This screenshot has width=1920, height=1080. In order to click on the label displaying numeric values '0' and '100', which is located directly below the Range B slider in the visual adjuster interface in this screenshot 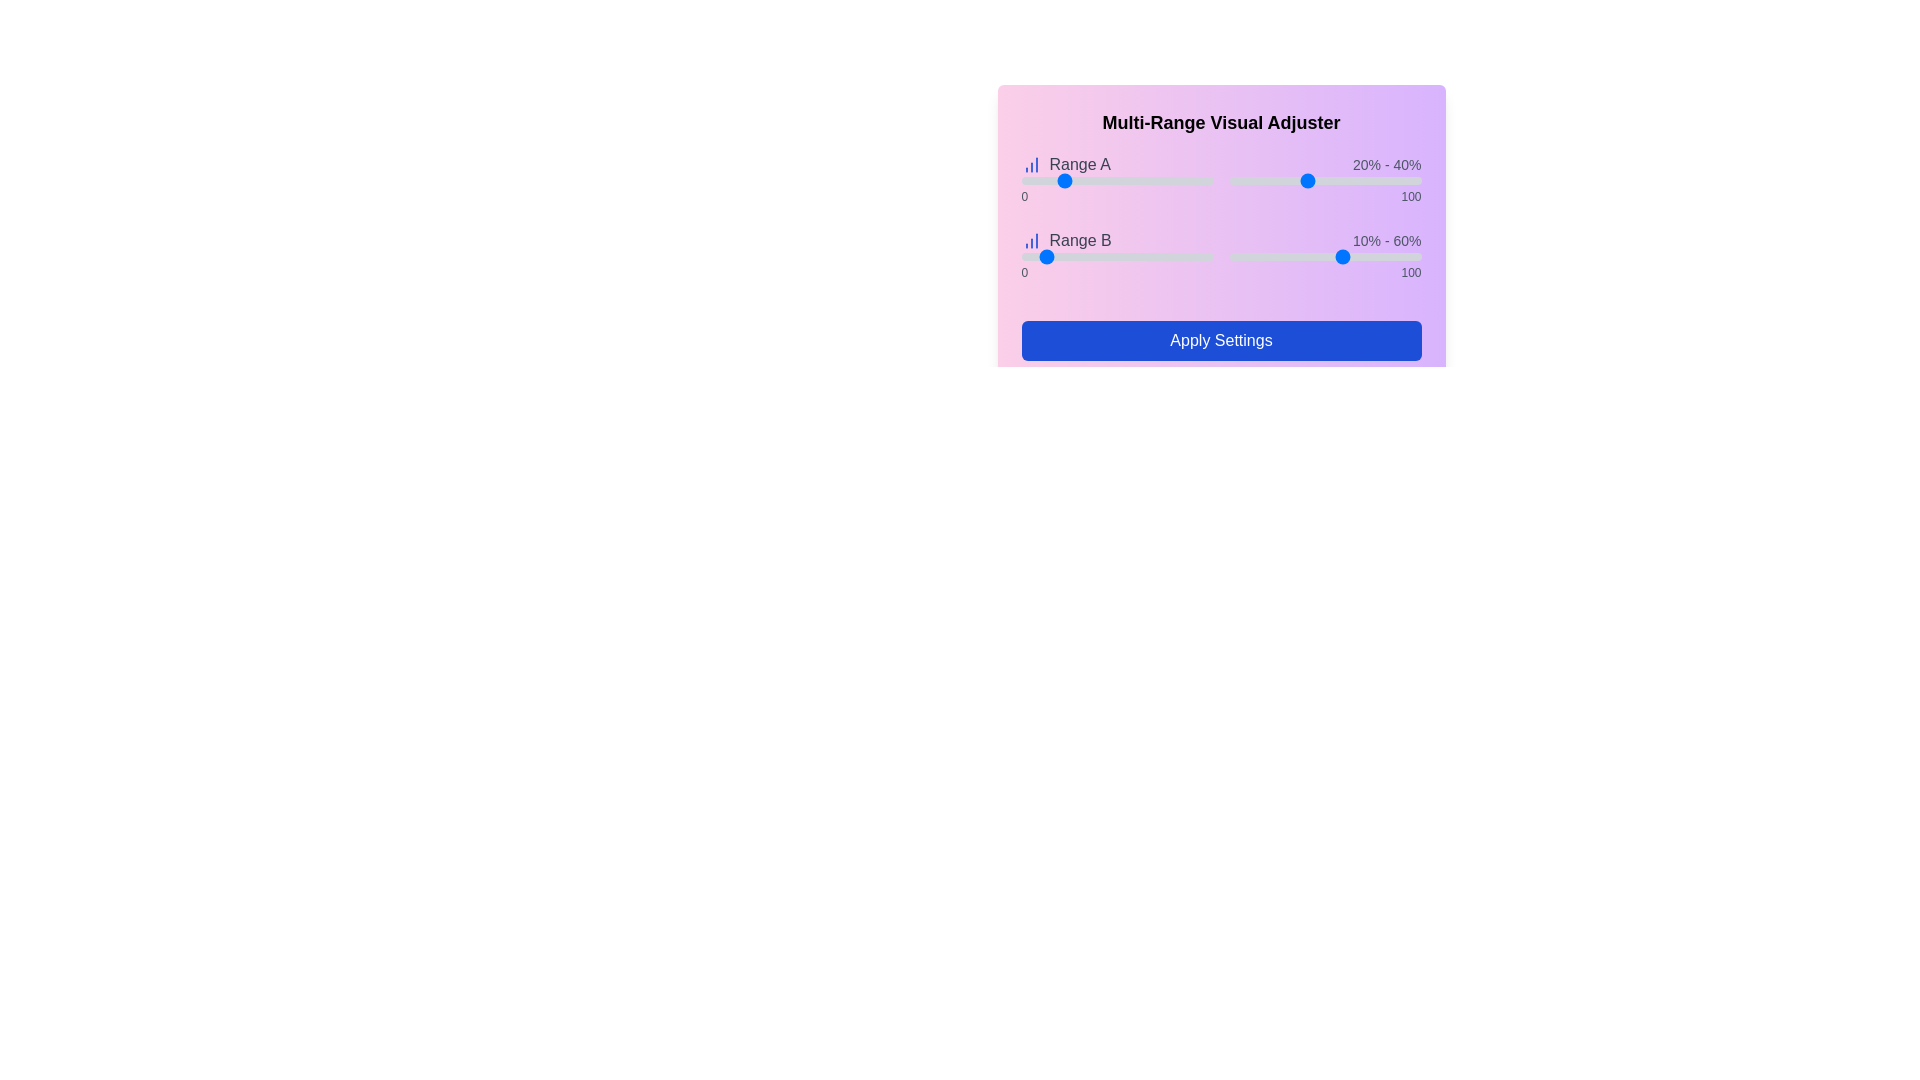, I will do `click(1220, 273)`.